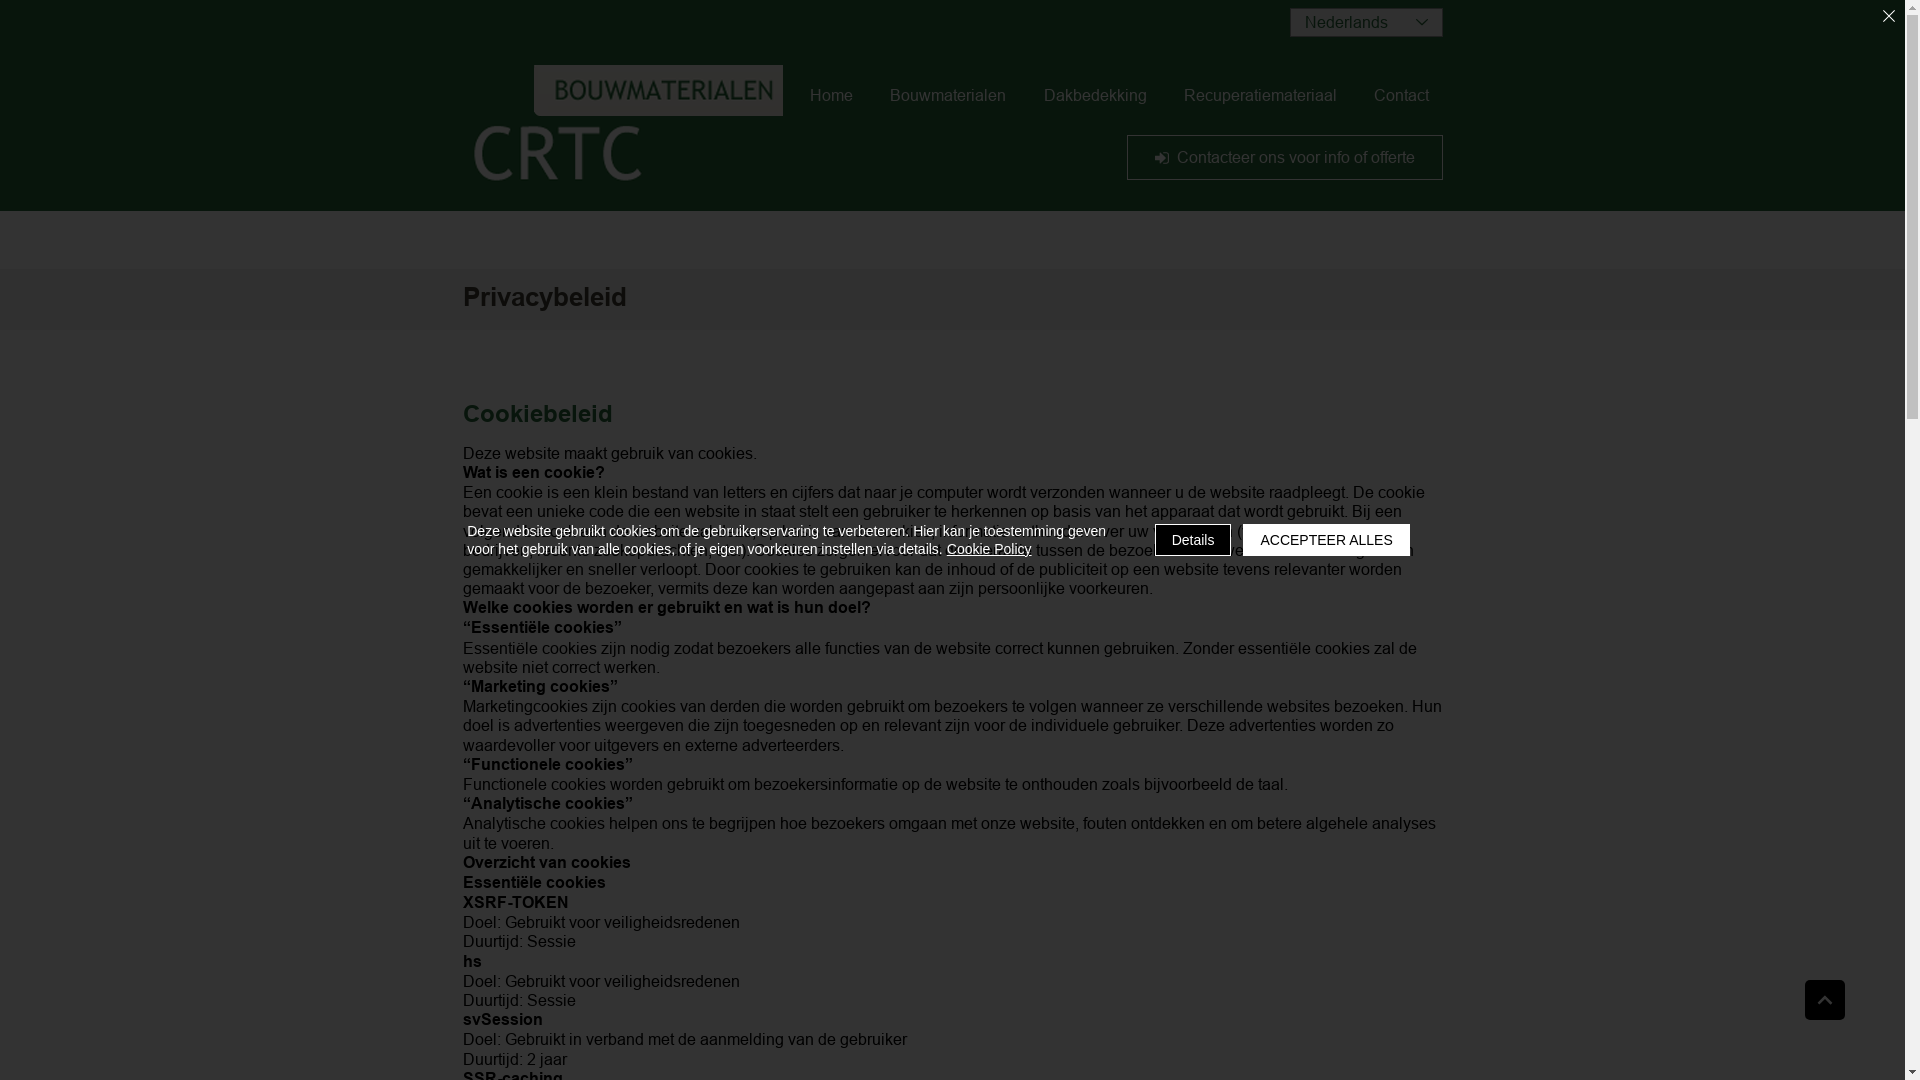 The image size is (1920, 1080). What do you see at coordinates (1093, 95) in the screenshot?
I see `'Dakbedekking'` at bounding box center [1093, 95].